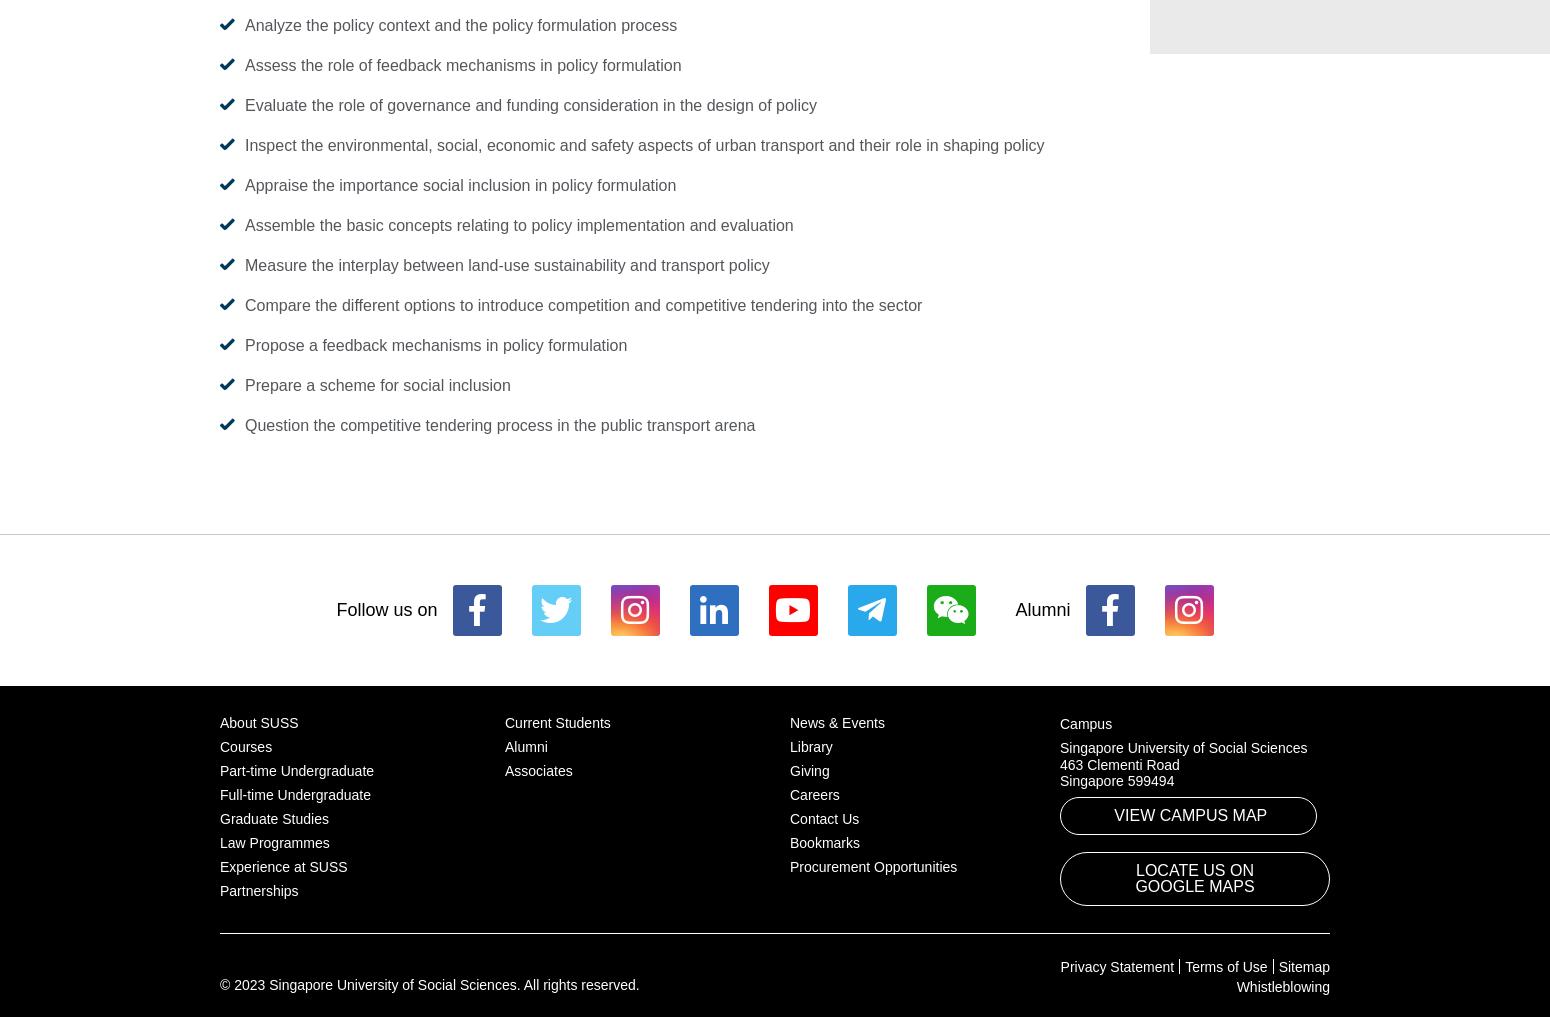  What do you see at coordinates (218, 720) in the screenshot?
I see `'About SUSS'` at bounding box center [218, 720].